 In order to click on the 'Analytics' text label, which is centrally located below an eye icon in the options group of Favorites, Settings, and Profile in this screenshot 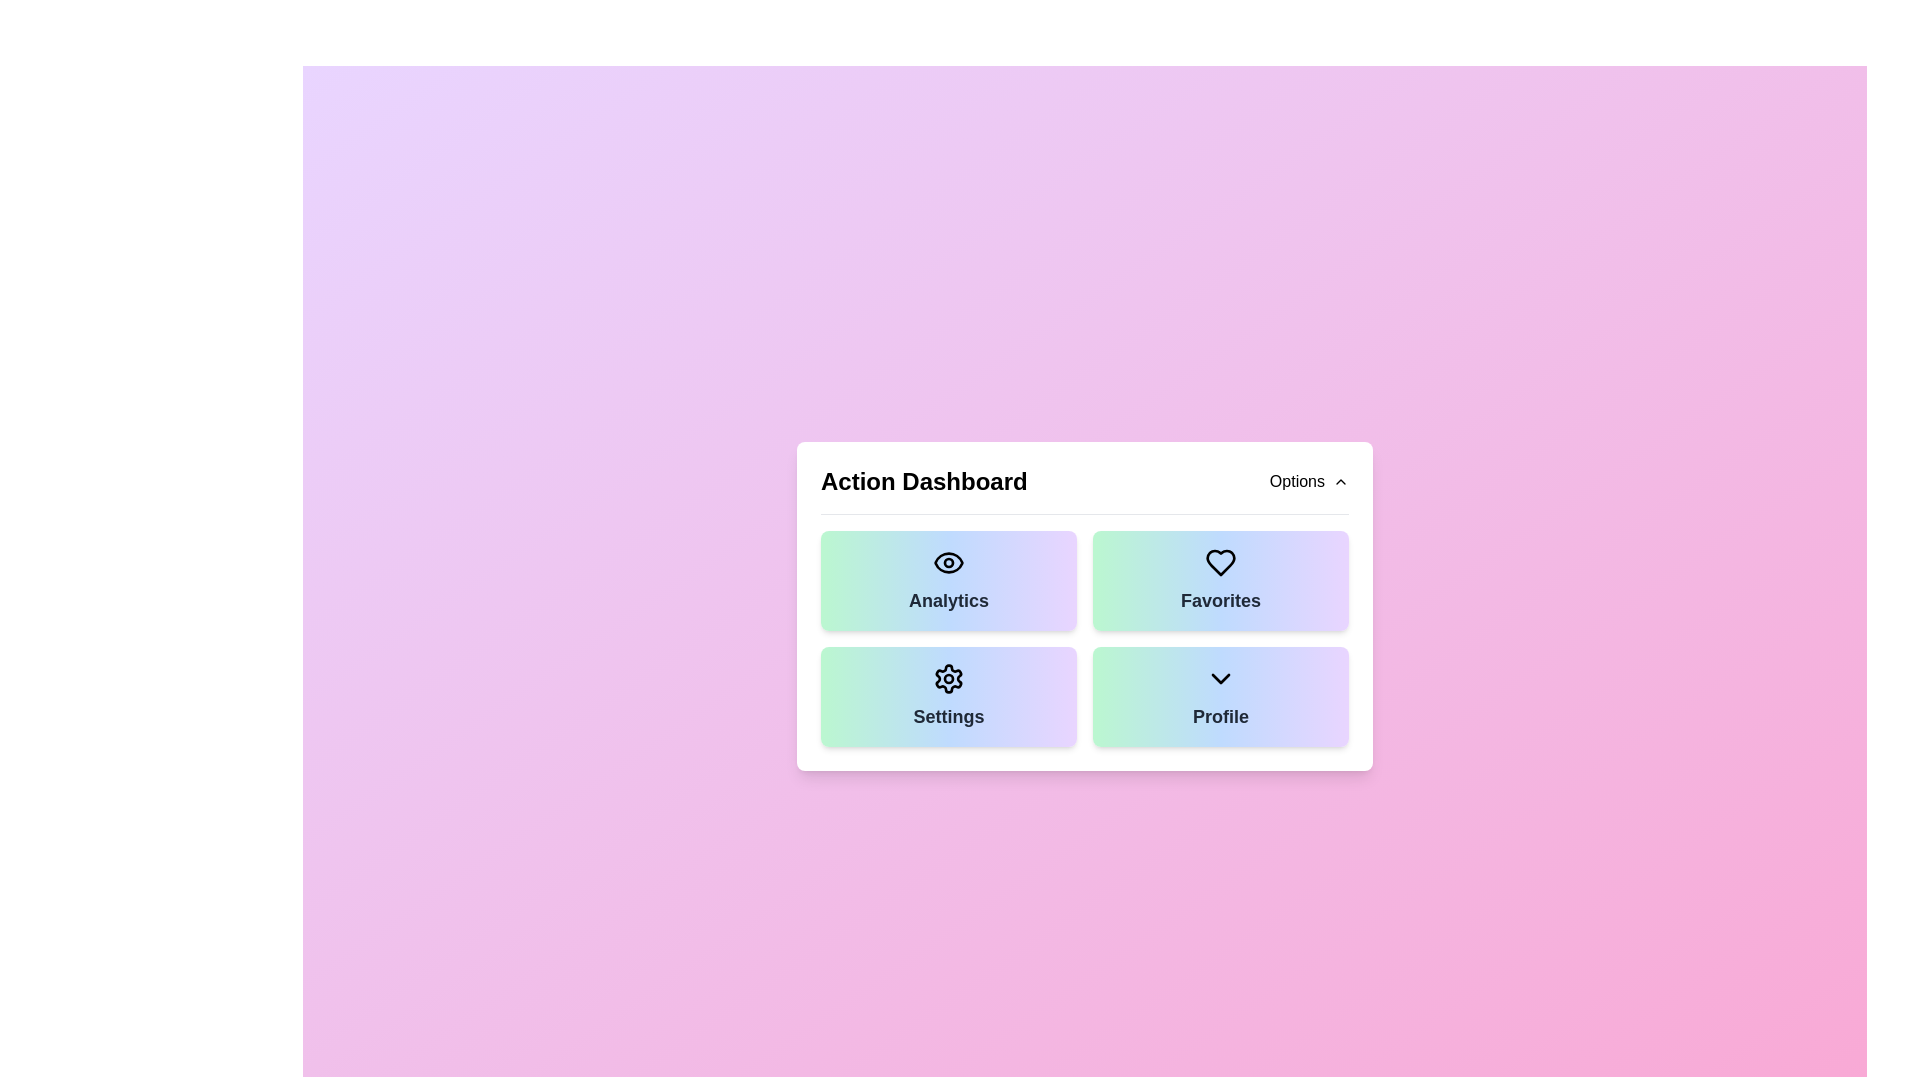, I will do `click(948, 599)`.